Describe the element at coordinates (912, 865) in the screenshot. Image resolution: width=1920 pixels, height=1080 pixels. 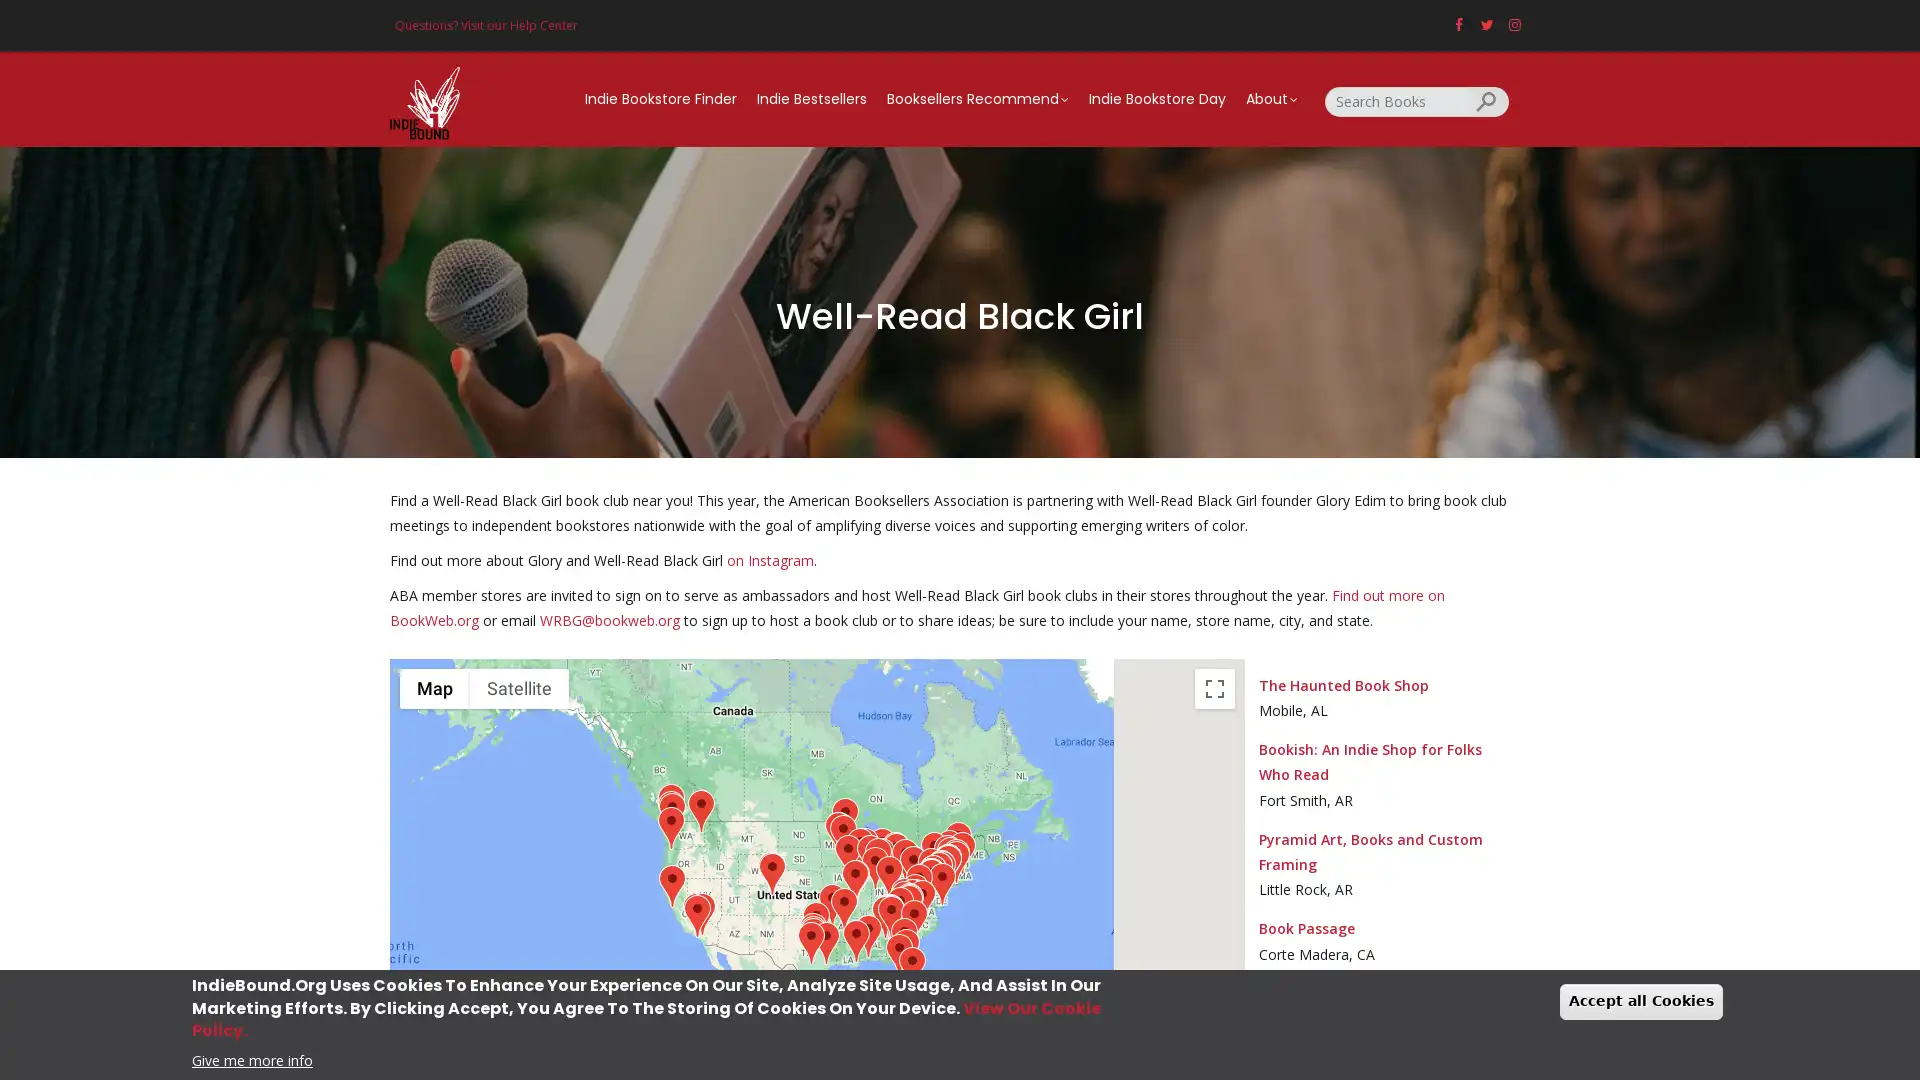
I see `The Tiny Bookstore` at that location.